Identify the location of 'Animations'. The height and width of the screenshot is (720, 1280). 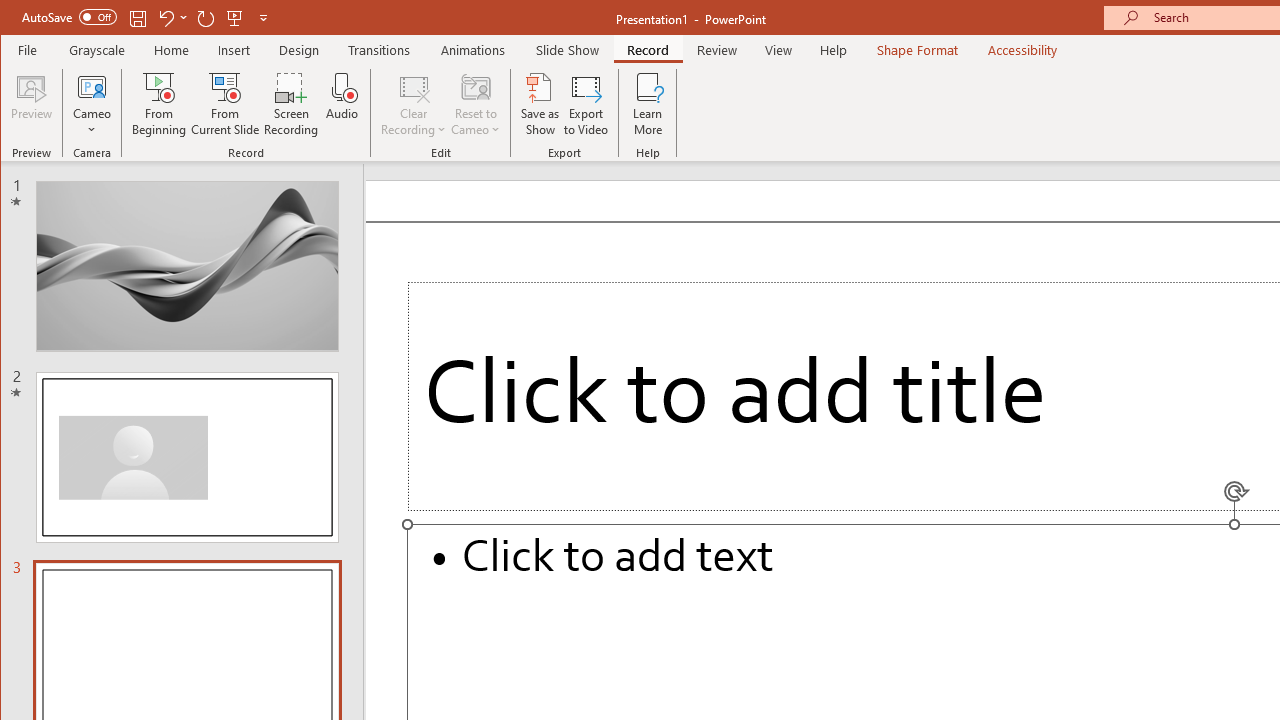
(472, 49).